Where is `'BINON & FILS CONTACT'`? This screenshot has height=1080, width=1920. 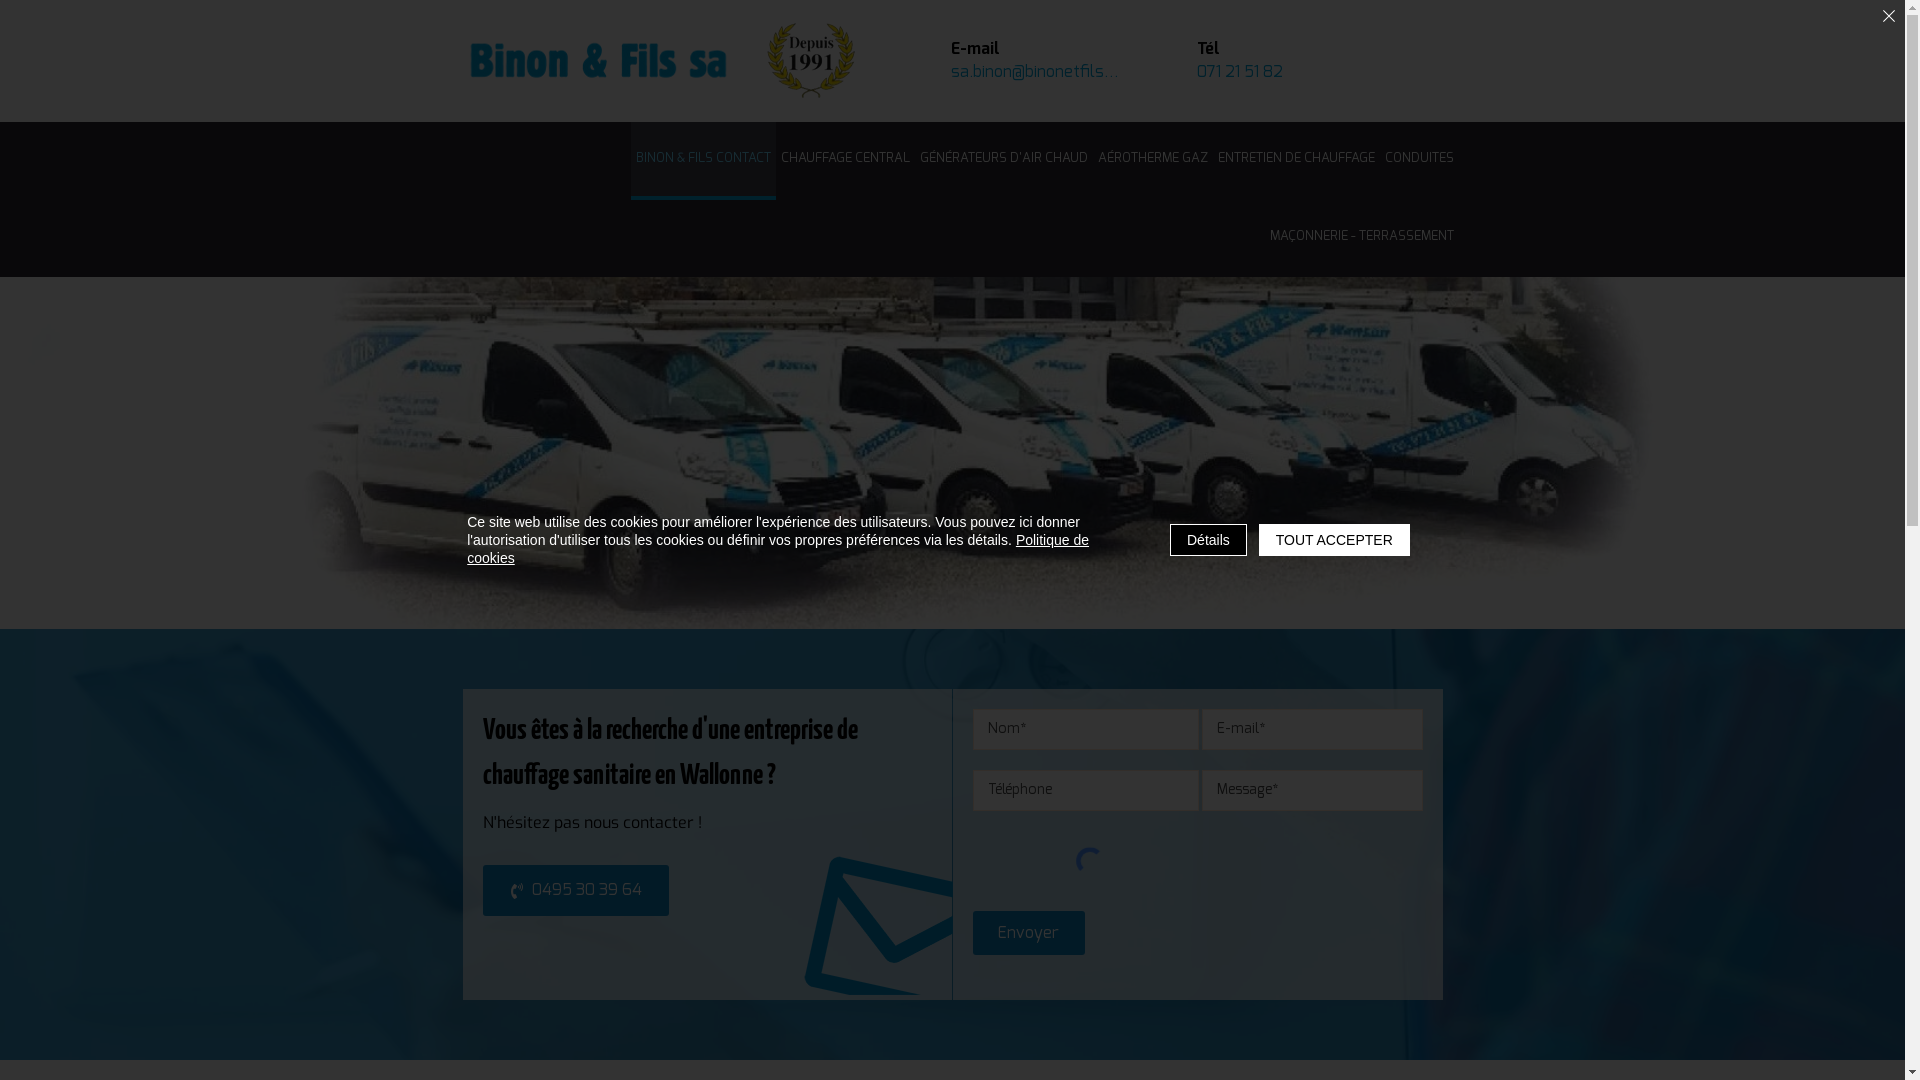 'BINON & FILS CONTACT' is located at coordinates (628, 160).